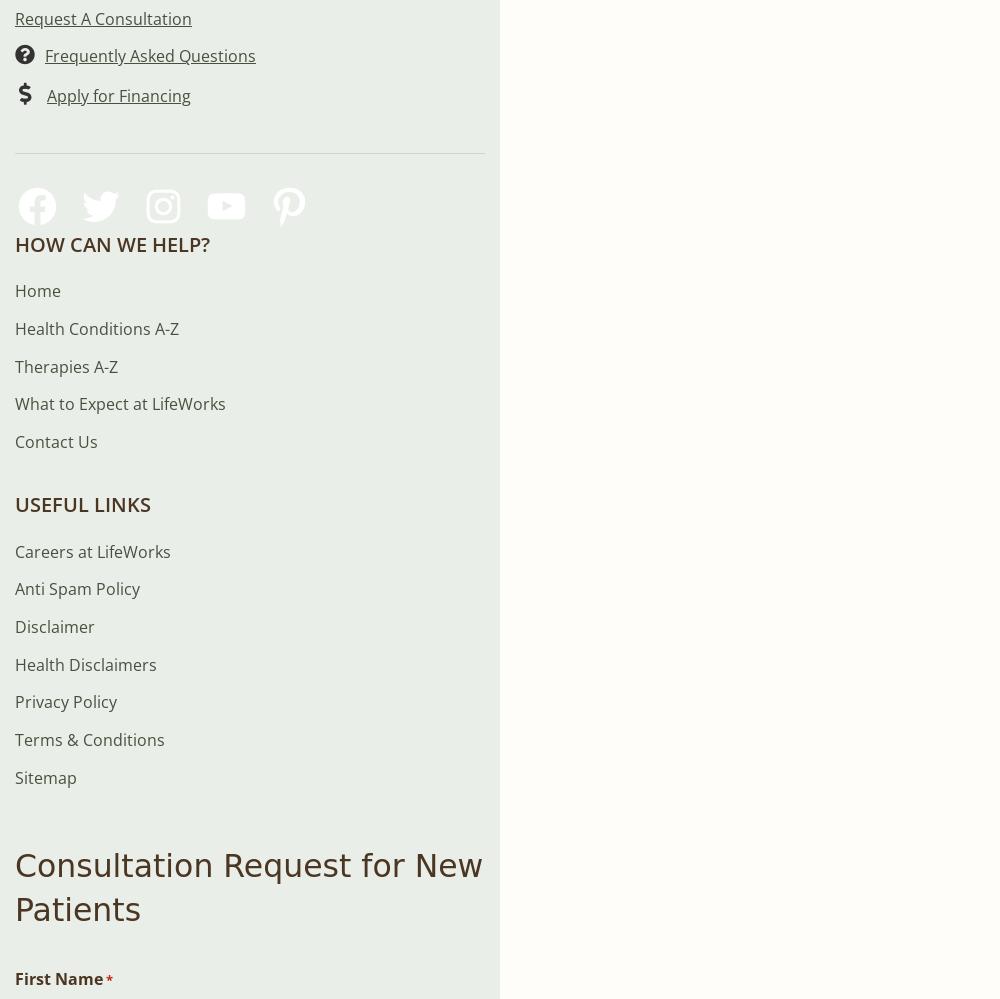  I want to click on 'Anti Spam Policy', so click(76, 589).